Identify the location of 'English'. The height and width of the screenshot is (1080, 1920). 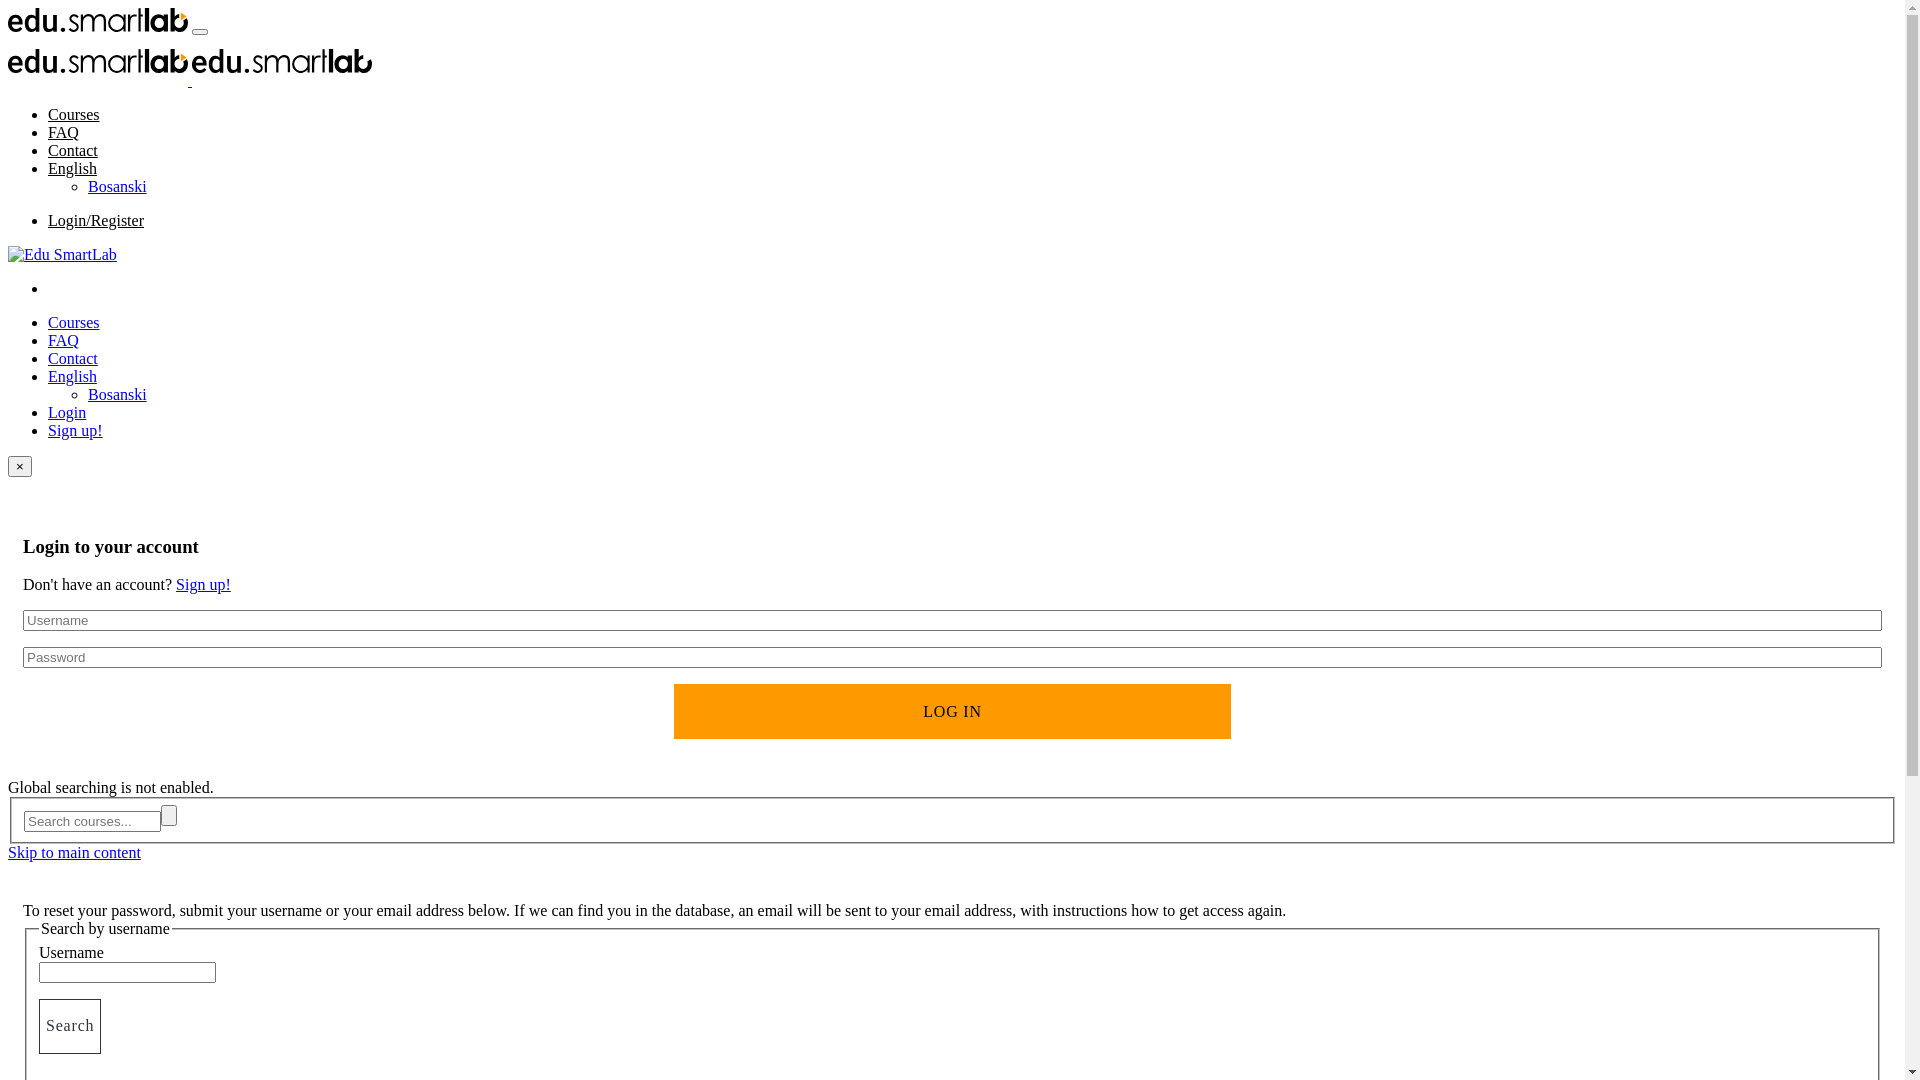
(72, 167).